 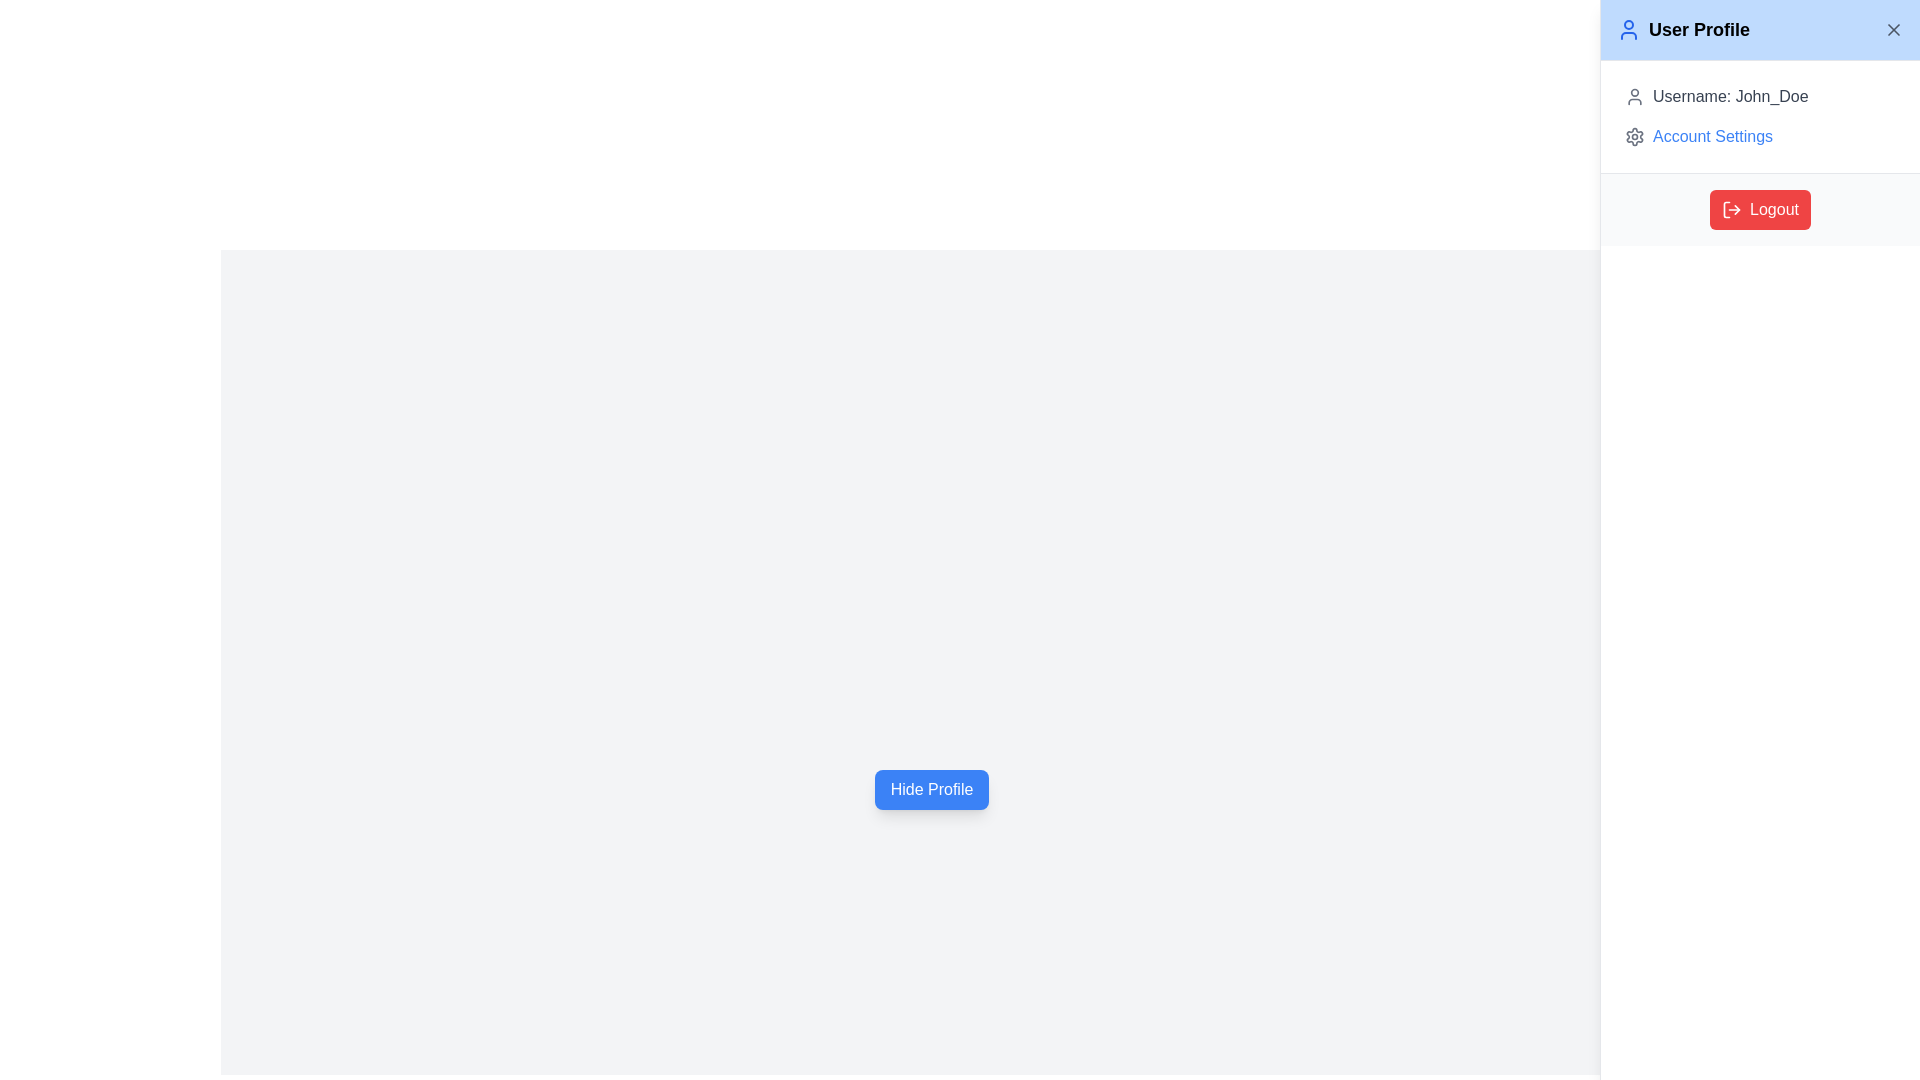 What do you see at coordinates (1628, 30) in the screenshot?
I see `the user profile icon located to the left of the 'User Profile' label` at bounding box center [1628, 30].